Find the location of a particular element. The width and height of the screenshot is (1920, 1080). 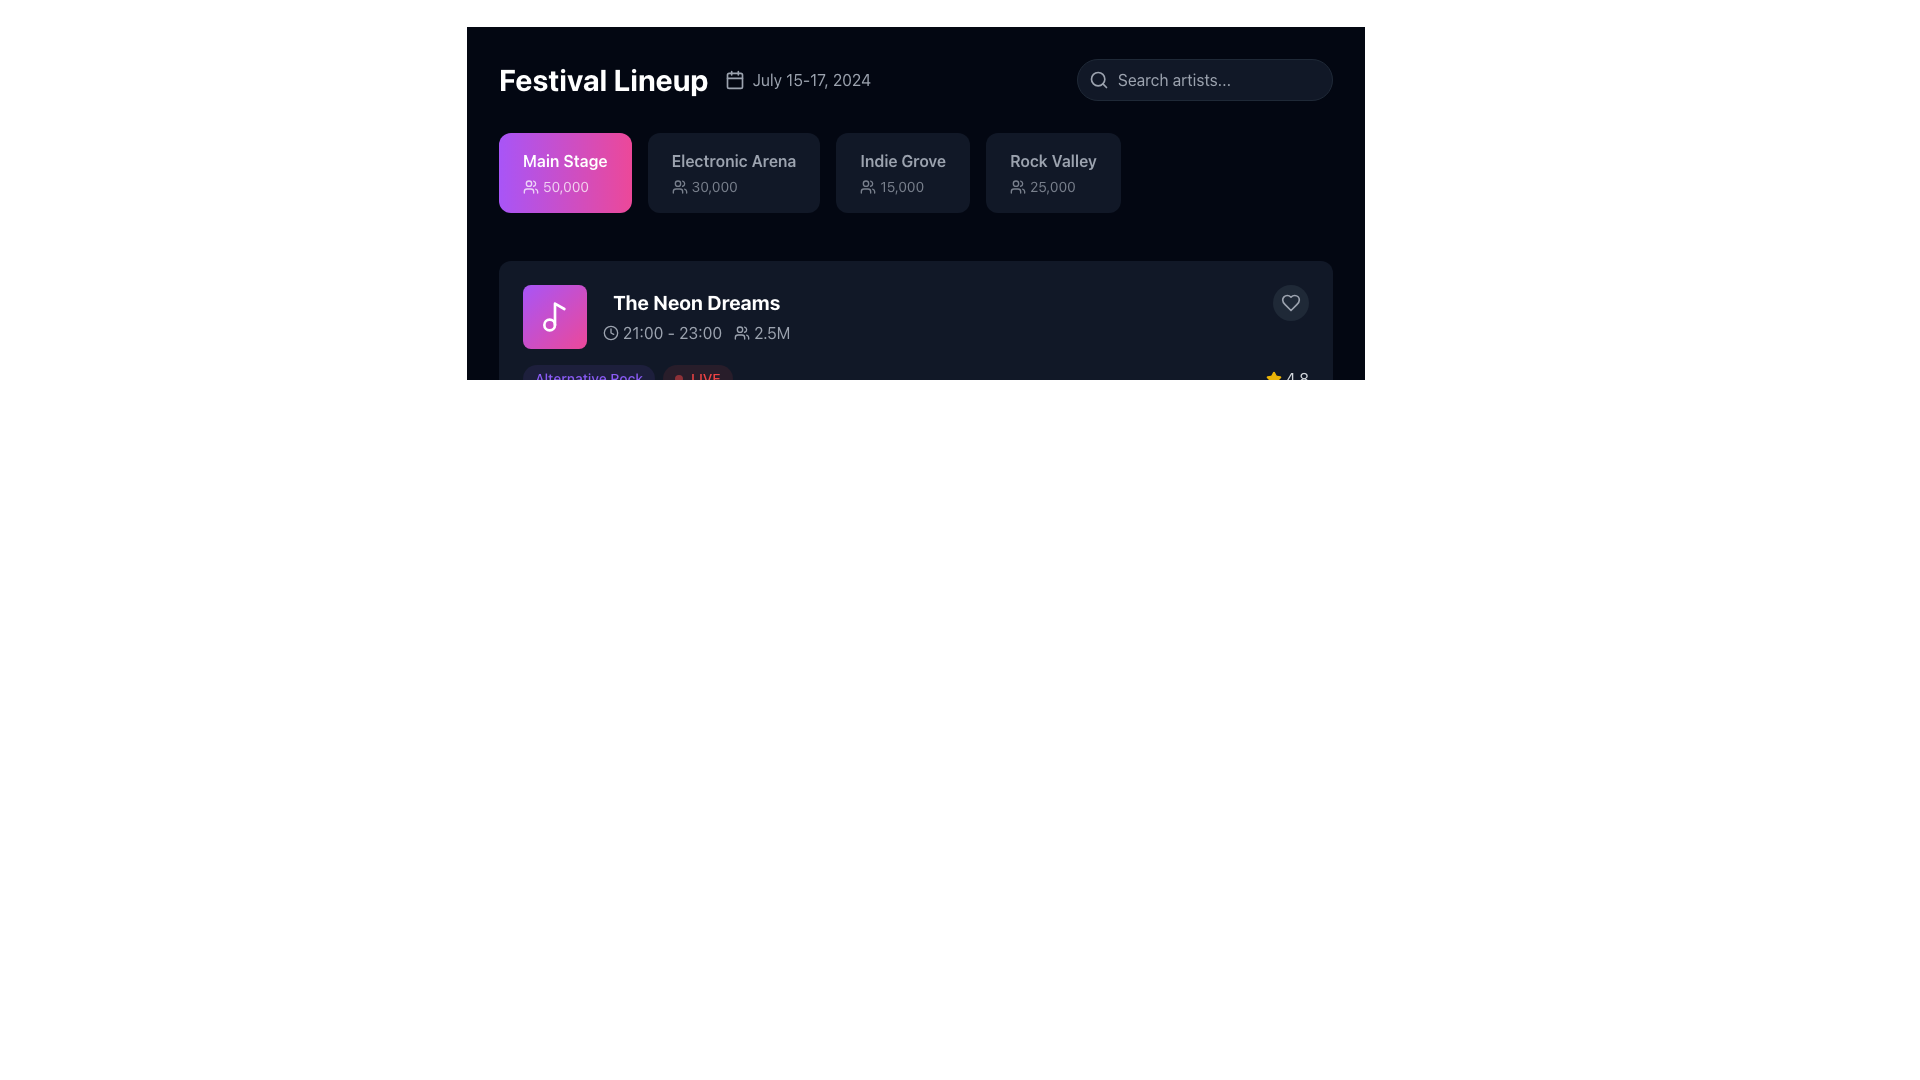

the 'Main Stage' label element, which serves as an informational title identifying the main stage section within the lineup is located at coordinates (564, 160).